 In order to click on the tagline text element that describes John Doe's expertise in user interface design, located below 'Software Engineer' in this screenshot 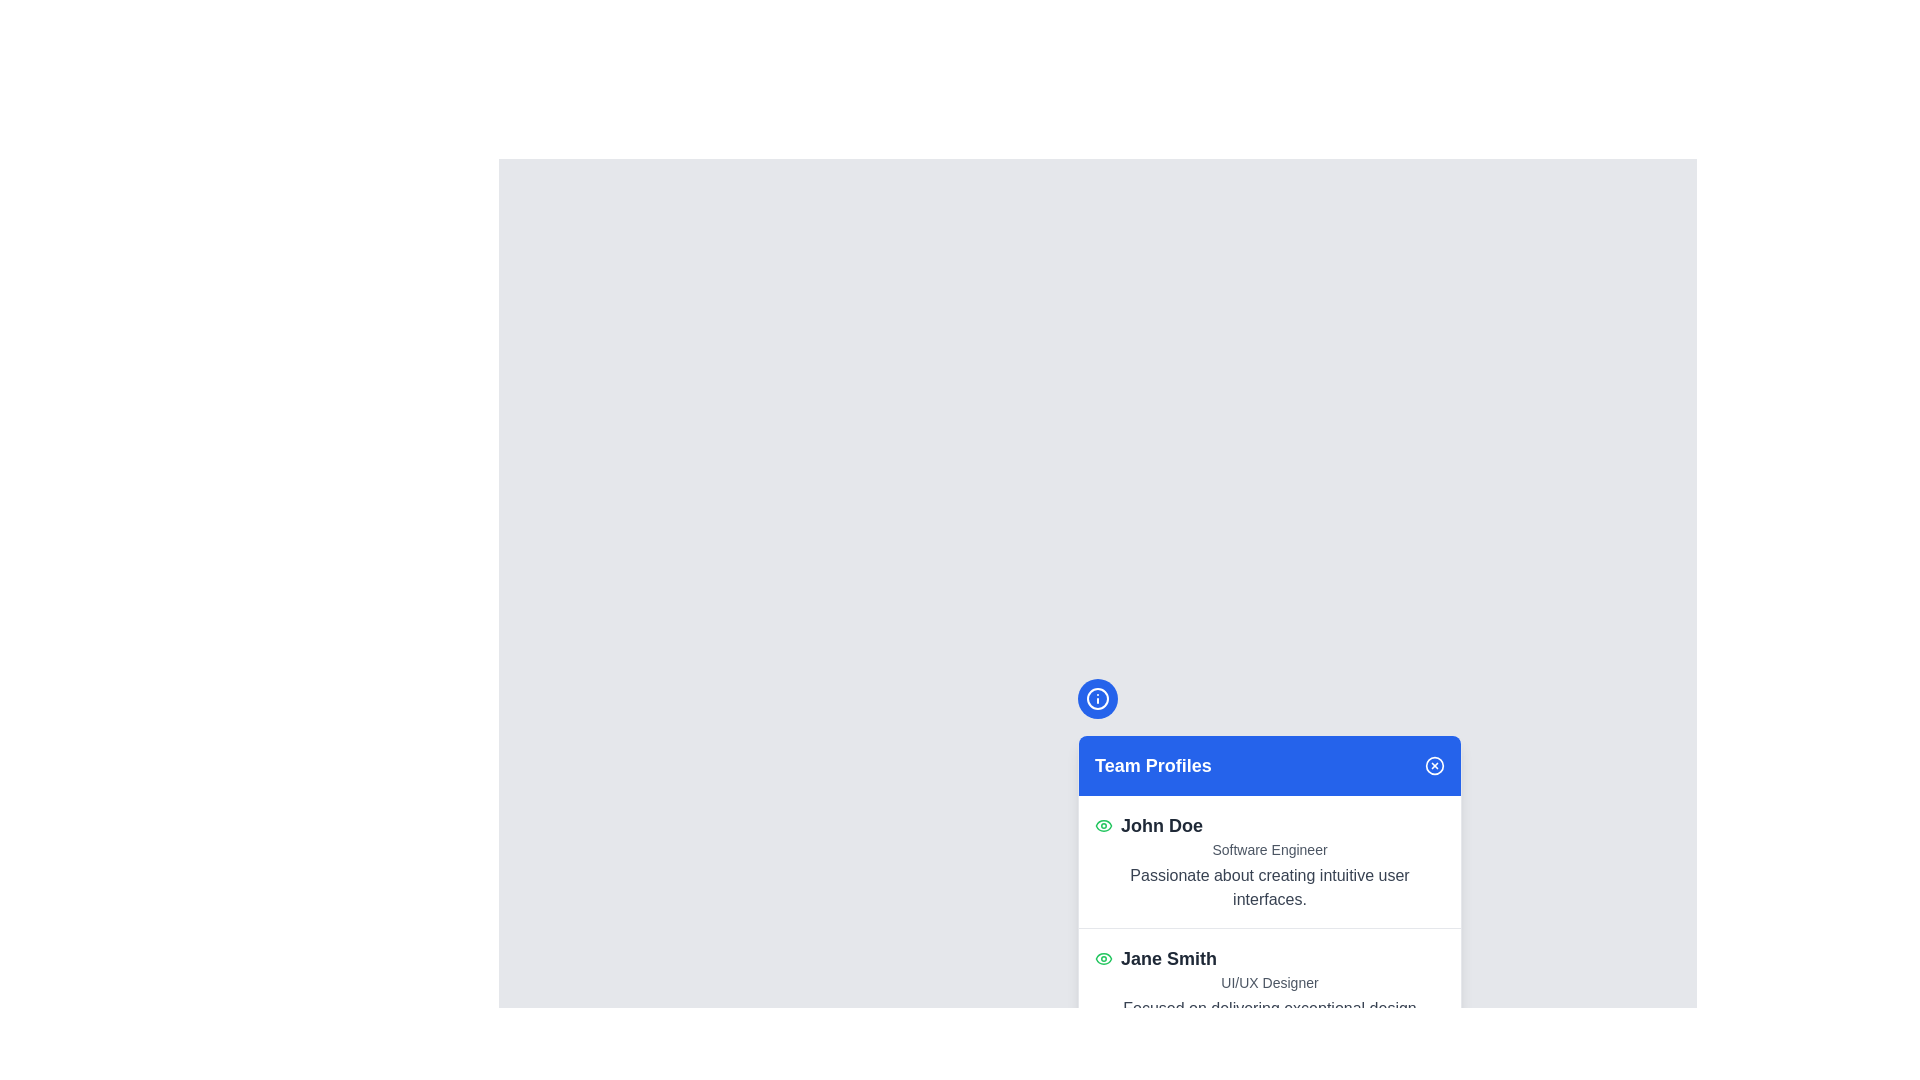, I will do `click(1269, 886)`.